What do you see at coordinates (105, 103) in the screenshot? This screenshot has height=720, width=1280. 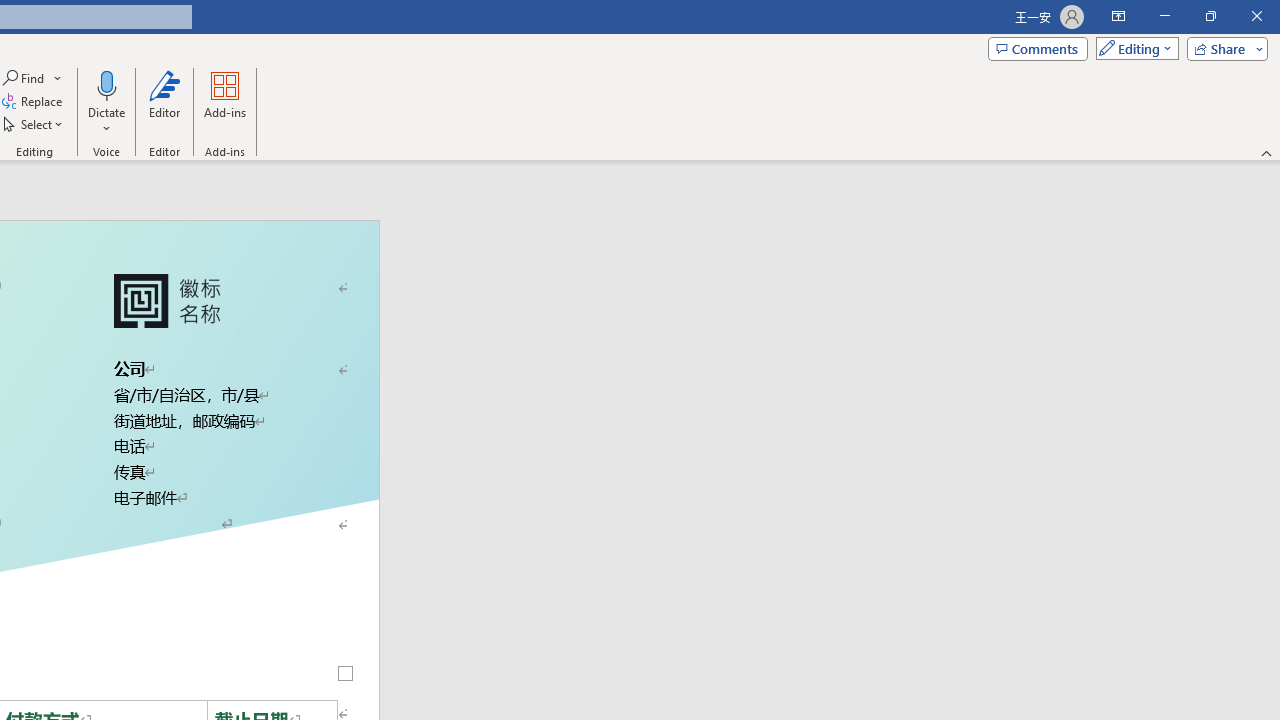 I see `'Dictate'` at bounding box center [105, 103].